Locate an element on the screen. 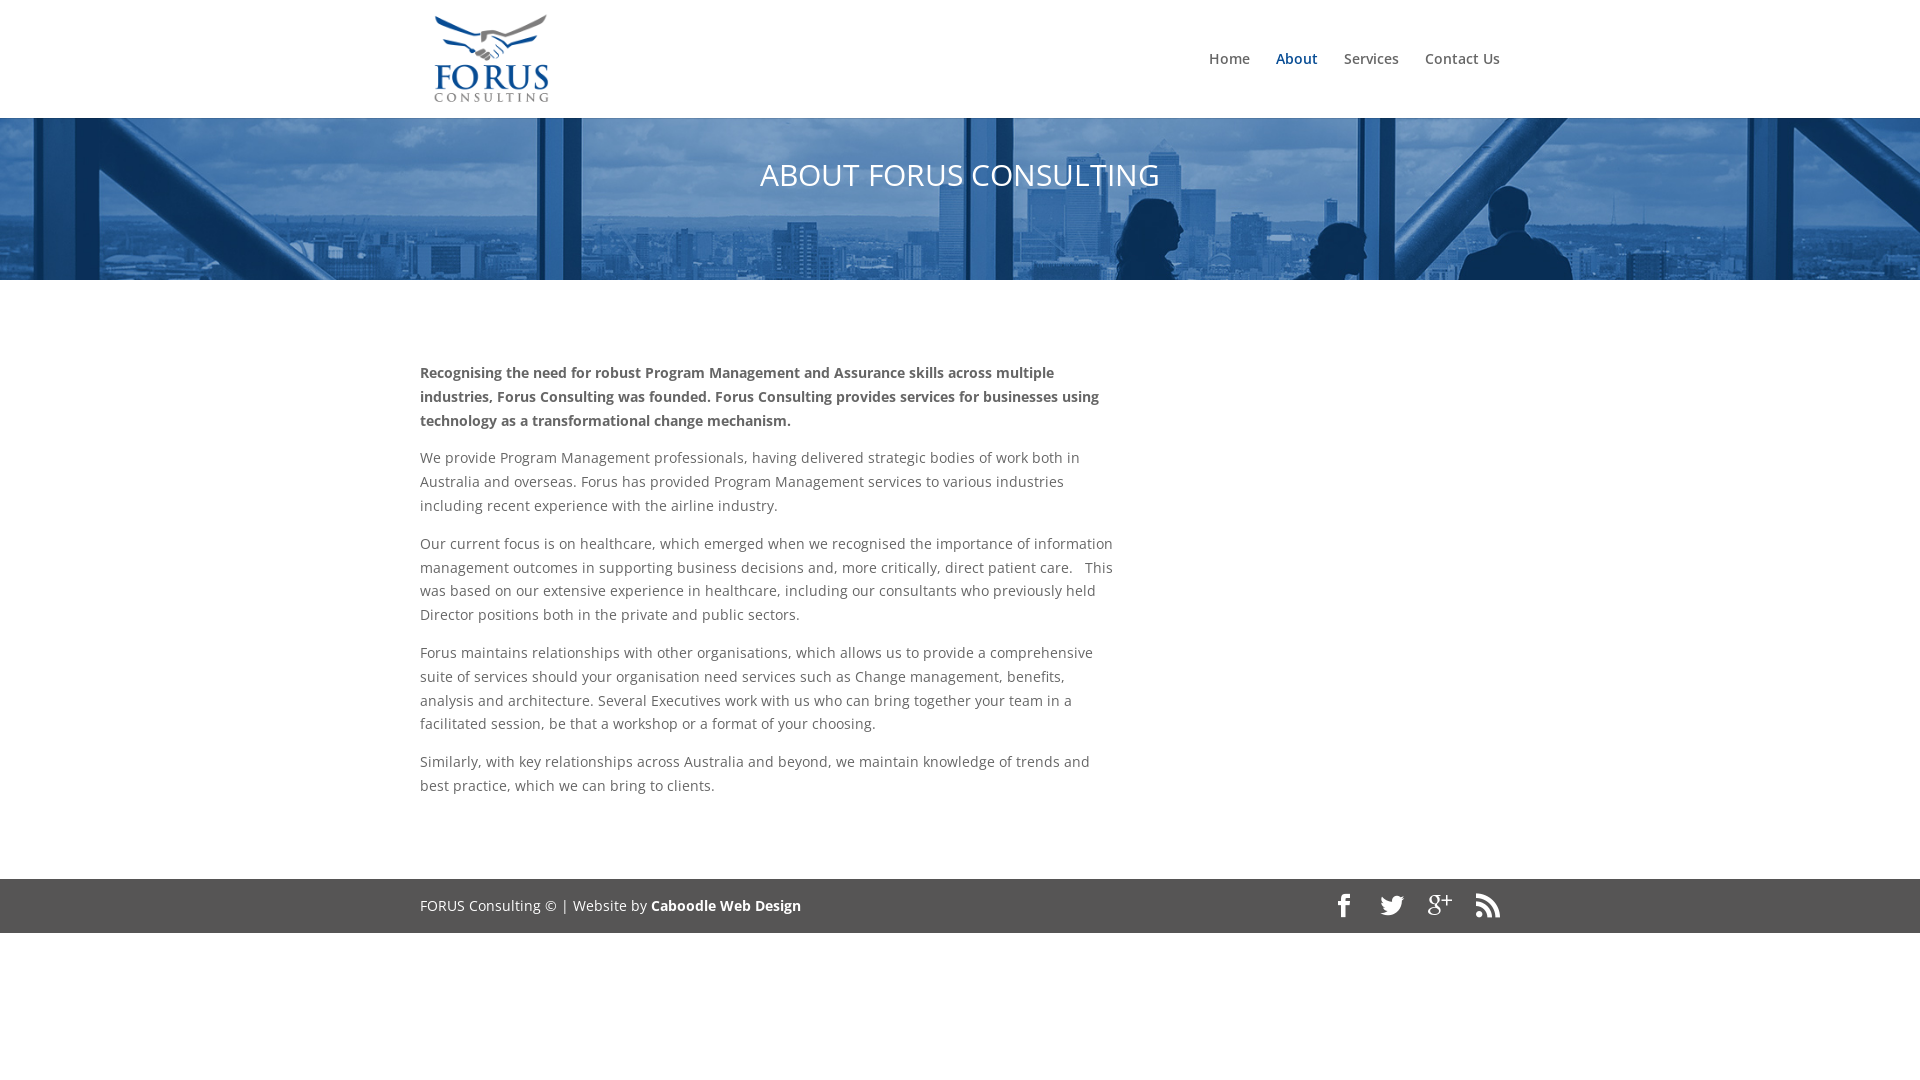 The height and width of the screenshot is (1080, 1920). 'About' is located at coordinates (1296, 83).